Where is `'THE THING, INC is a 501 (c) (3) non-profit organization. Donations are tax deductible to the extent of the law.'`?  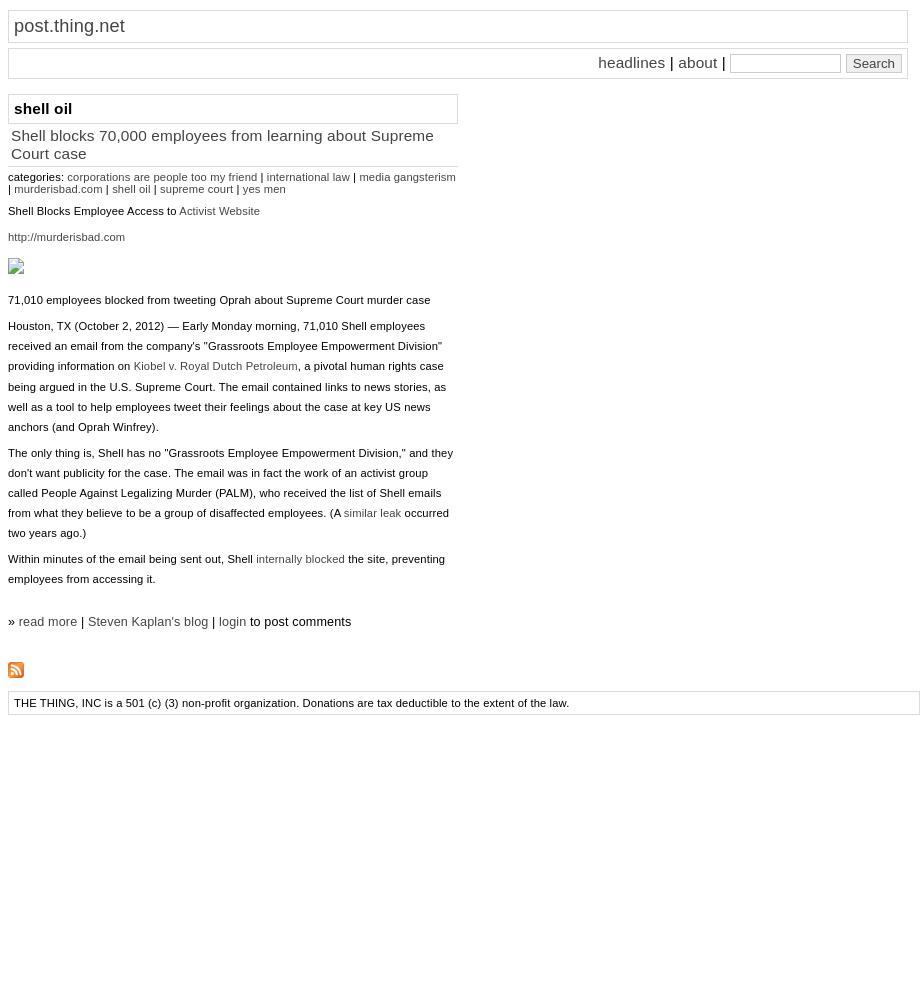 'THE THING, INC is a 501 (c) (3) non-profit organization. Donations are tax deductible to the extent of the law.' is located at coordinates (13, 702).